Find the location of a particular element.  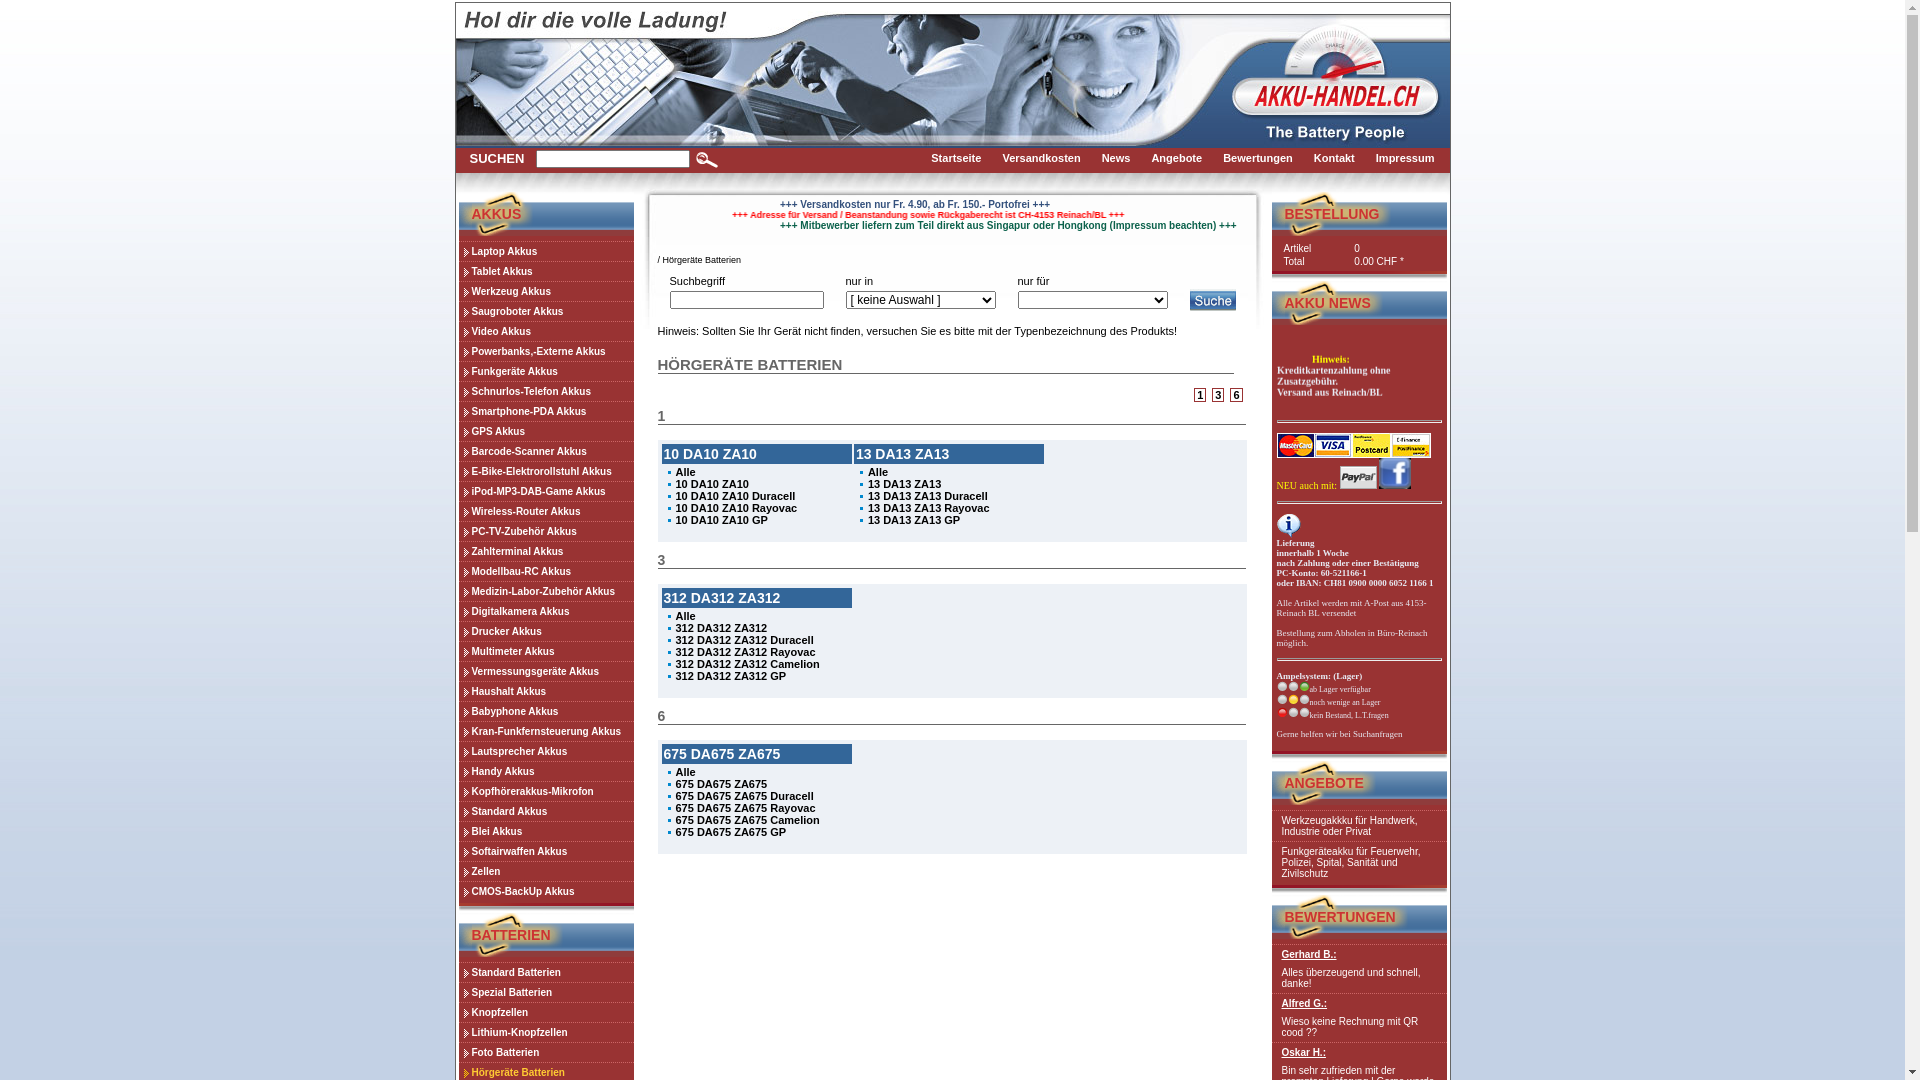

'Lithium-Knopfzellen' is located at coordinates (545, 1032).